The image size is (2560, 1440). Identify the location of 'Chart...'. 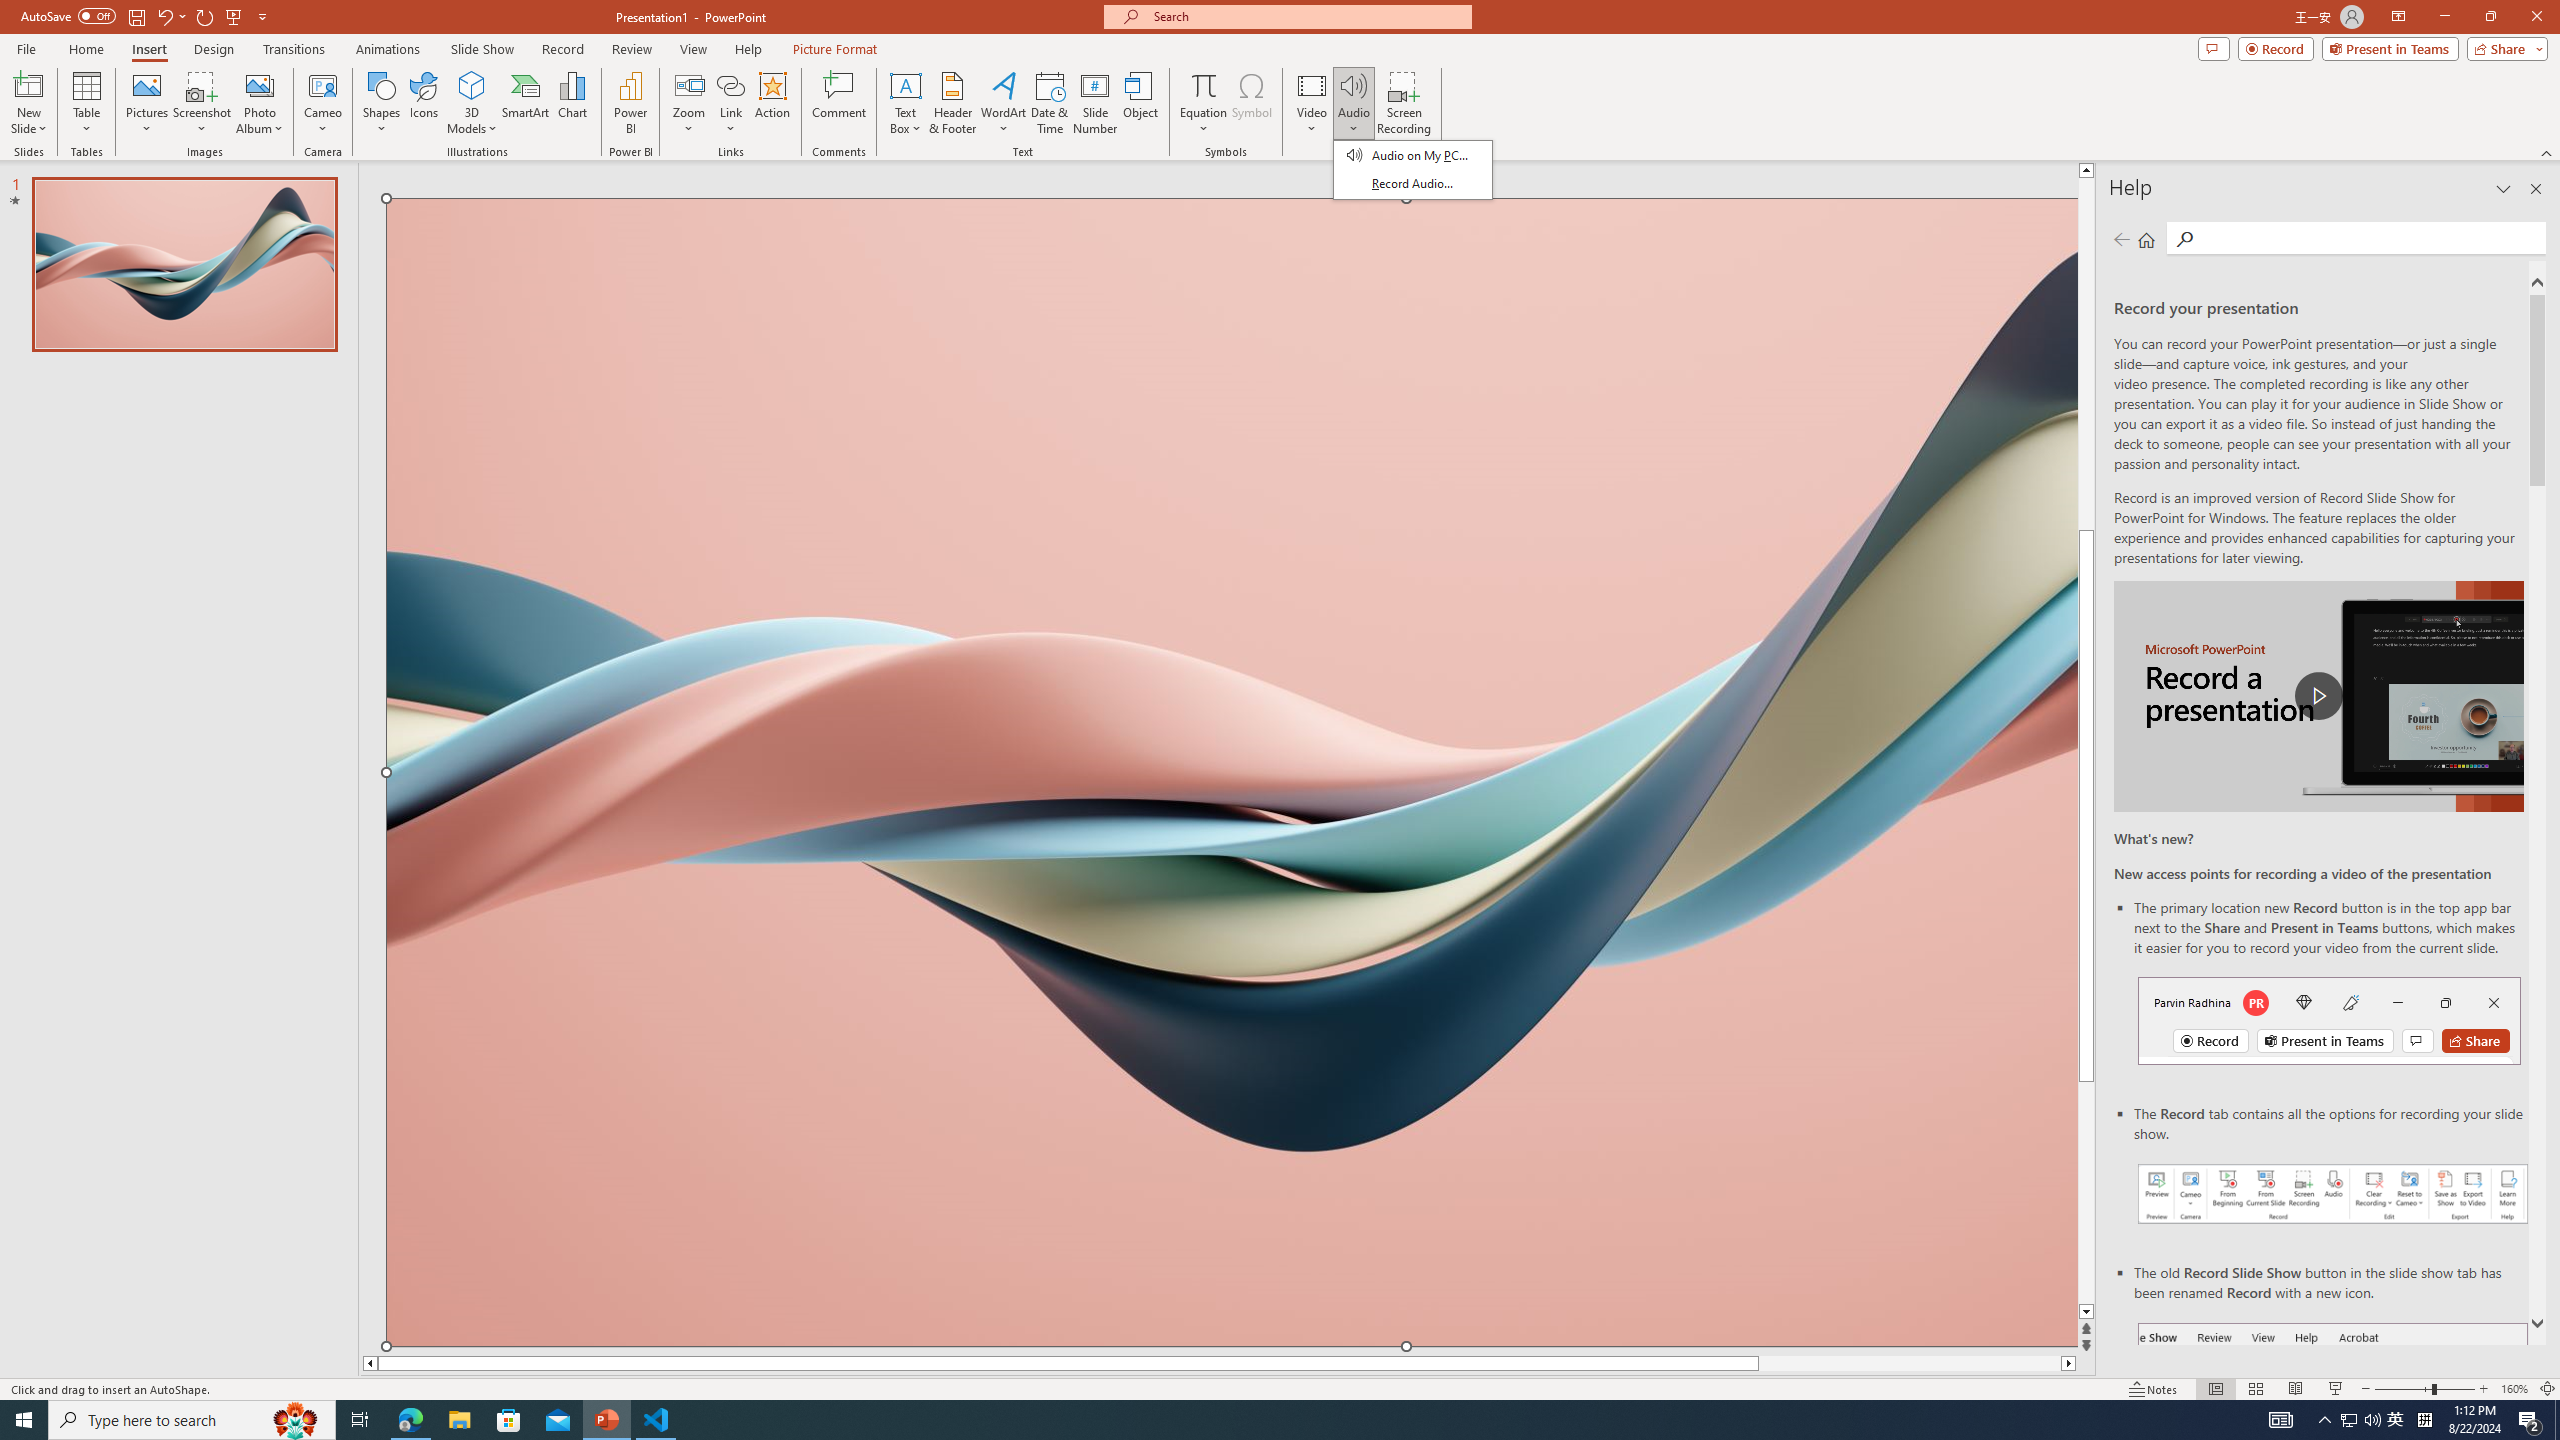
(572, 103).